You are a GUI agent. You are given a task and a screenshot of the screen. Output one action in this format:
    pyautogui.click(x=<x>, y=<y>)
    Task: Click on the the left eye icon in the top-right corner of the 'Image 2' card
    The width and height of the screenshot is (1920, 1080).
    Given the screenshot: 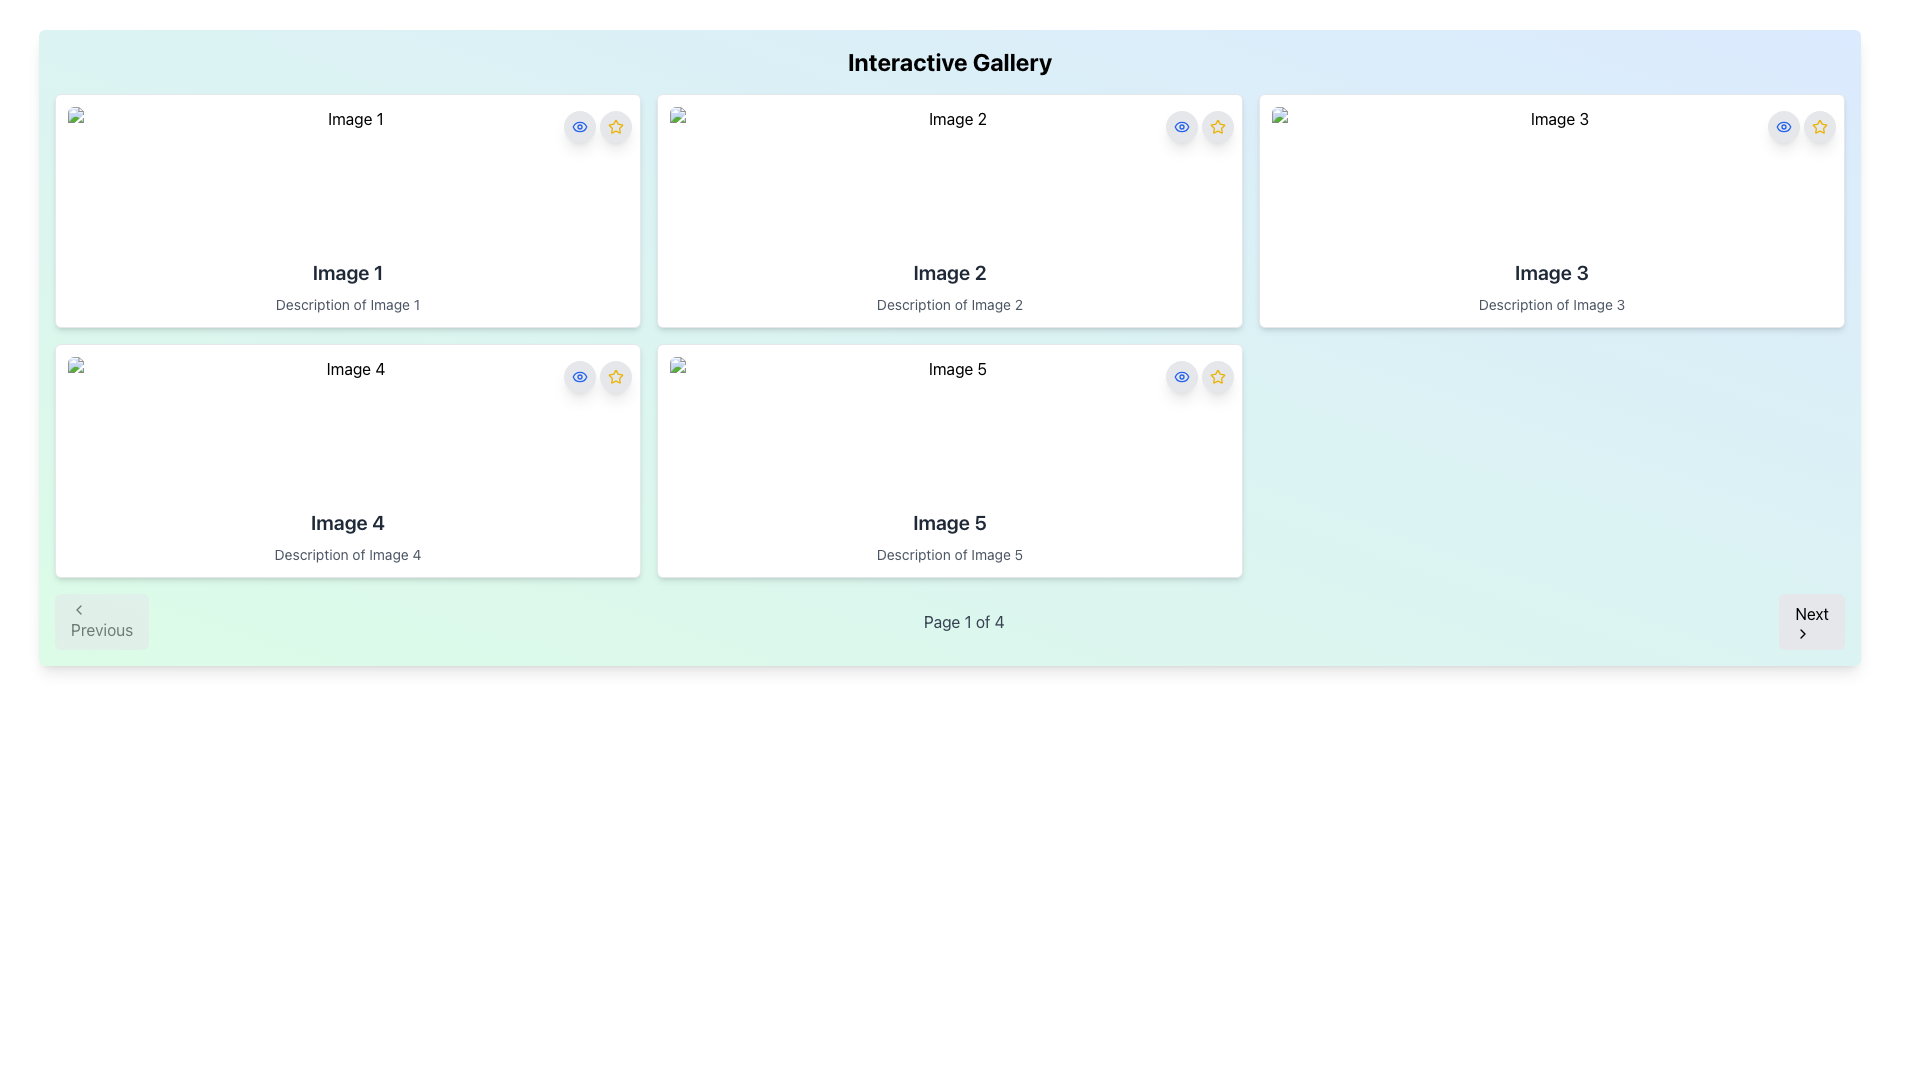 What is the action you would take?
    pyautogui.click(x=1200, y=127)
    